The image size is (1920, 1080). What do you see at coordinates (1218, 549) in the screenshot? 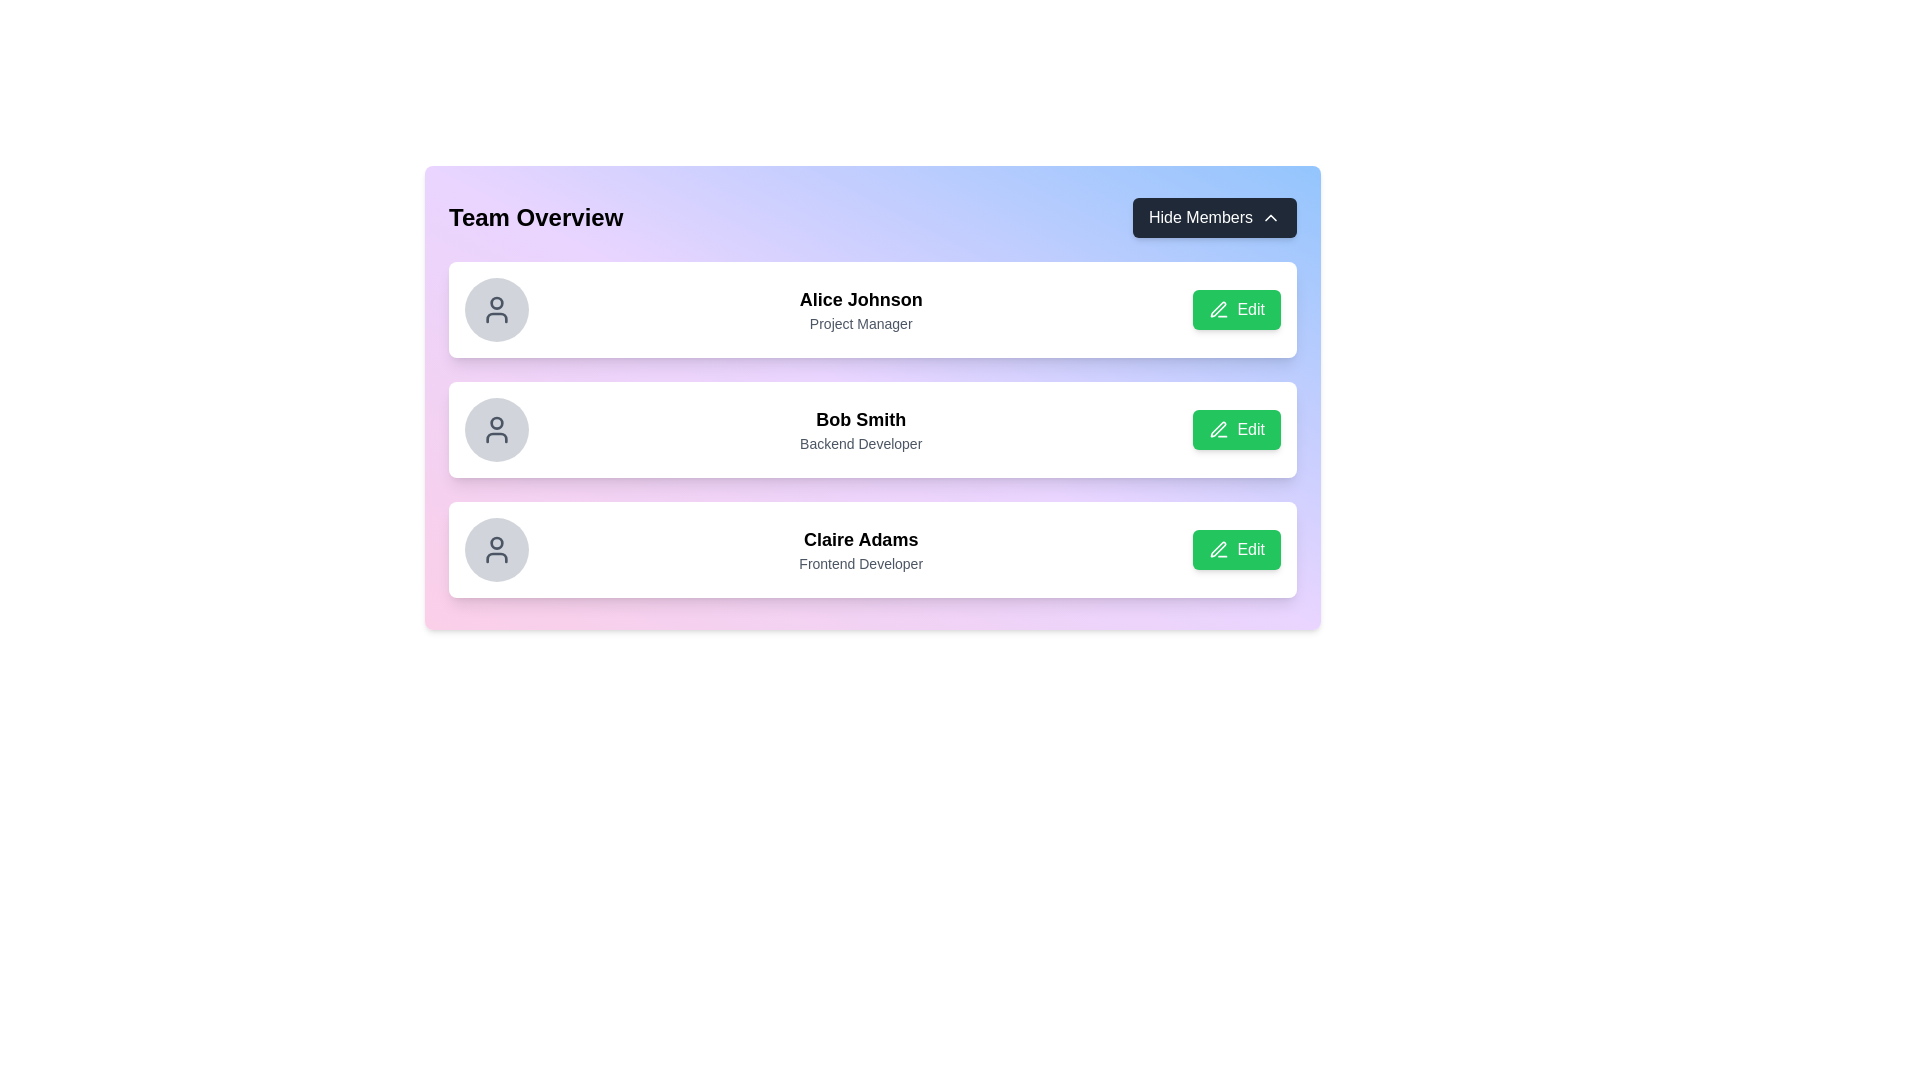
I see `the graphical representation of the editing icon located within the green 'Edit' button for the profile titled 'Claire Adams - Frontend Developer'` at bounding box center [1218, 549].